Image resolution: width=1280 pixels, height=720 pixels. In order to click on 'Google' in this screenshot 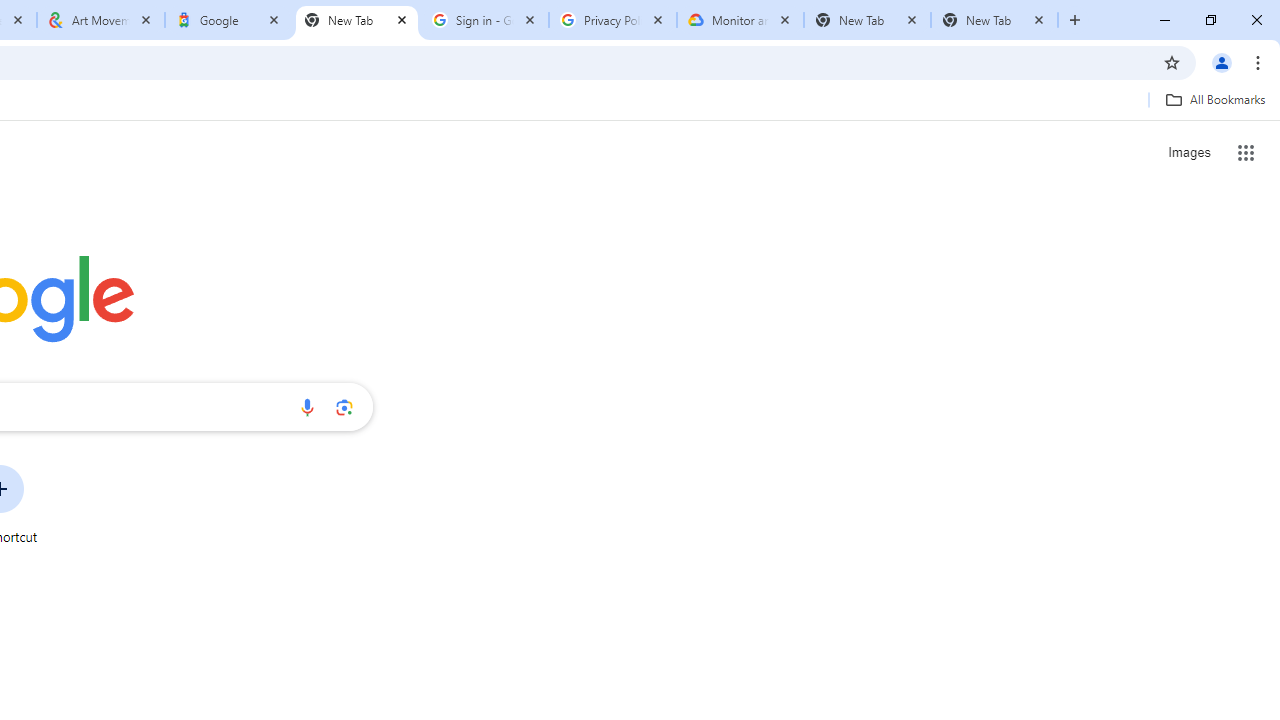, I will do `click(229, 20)`.